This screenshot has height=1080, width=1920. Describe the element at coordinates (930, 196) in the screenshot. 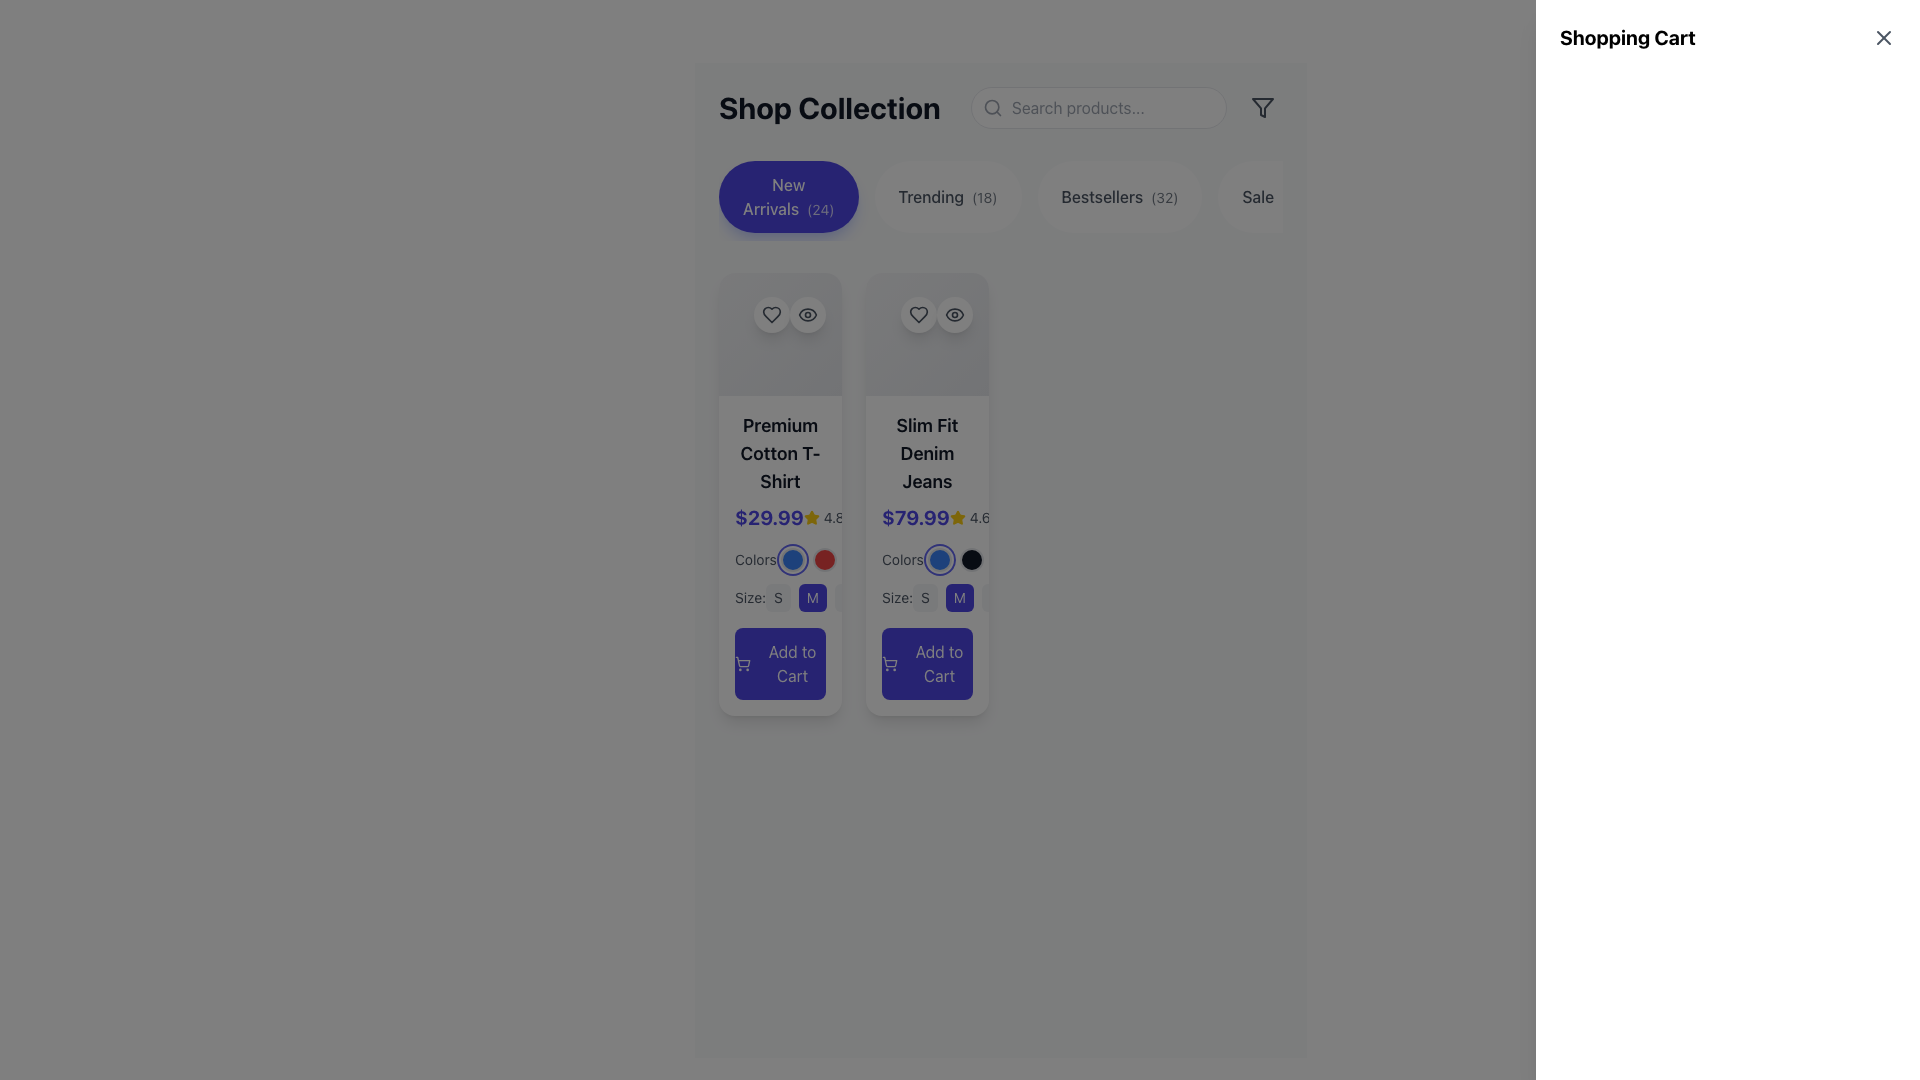

I see `label text for the 'Trending' navigation button located centrally within the second navigation button, positioned to the right of 'New Arrivals'` at that location.